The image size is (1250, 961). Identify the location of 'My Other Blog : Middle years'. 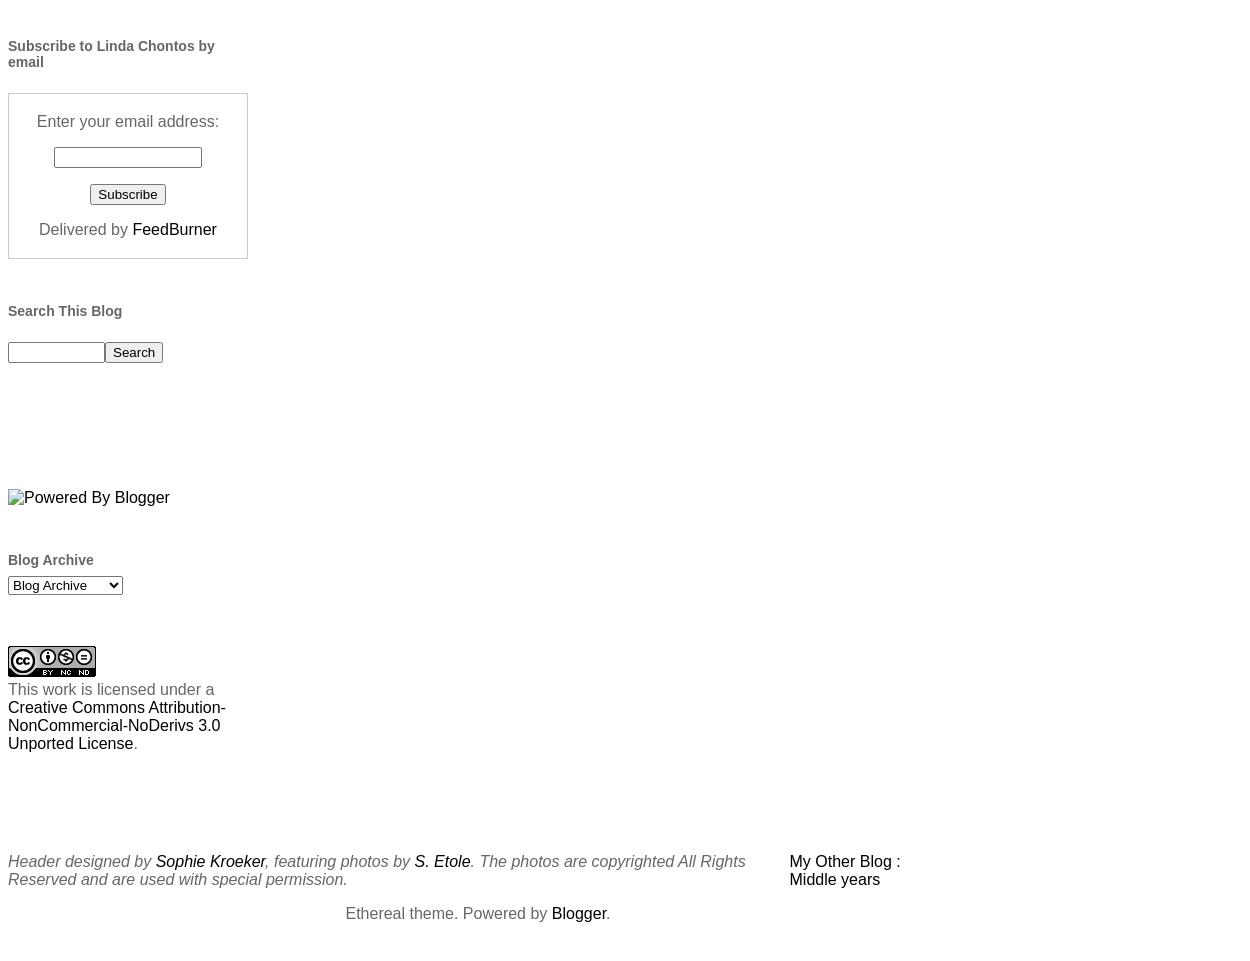
(843, 868).